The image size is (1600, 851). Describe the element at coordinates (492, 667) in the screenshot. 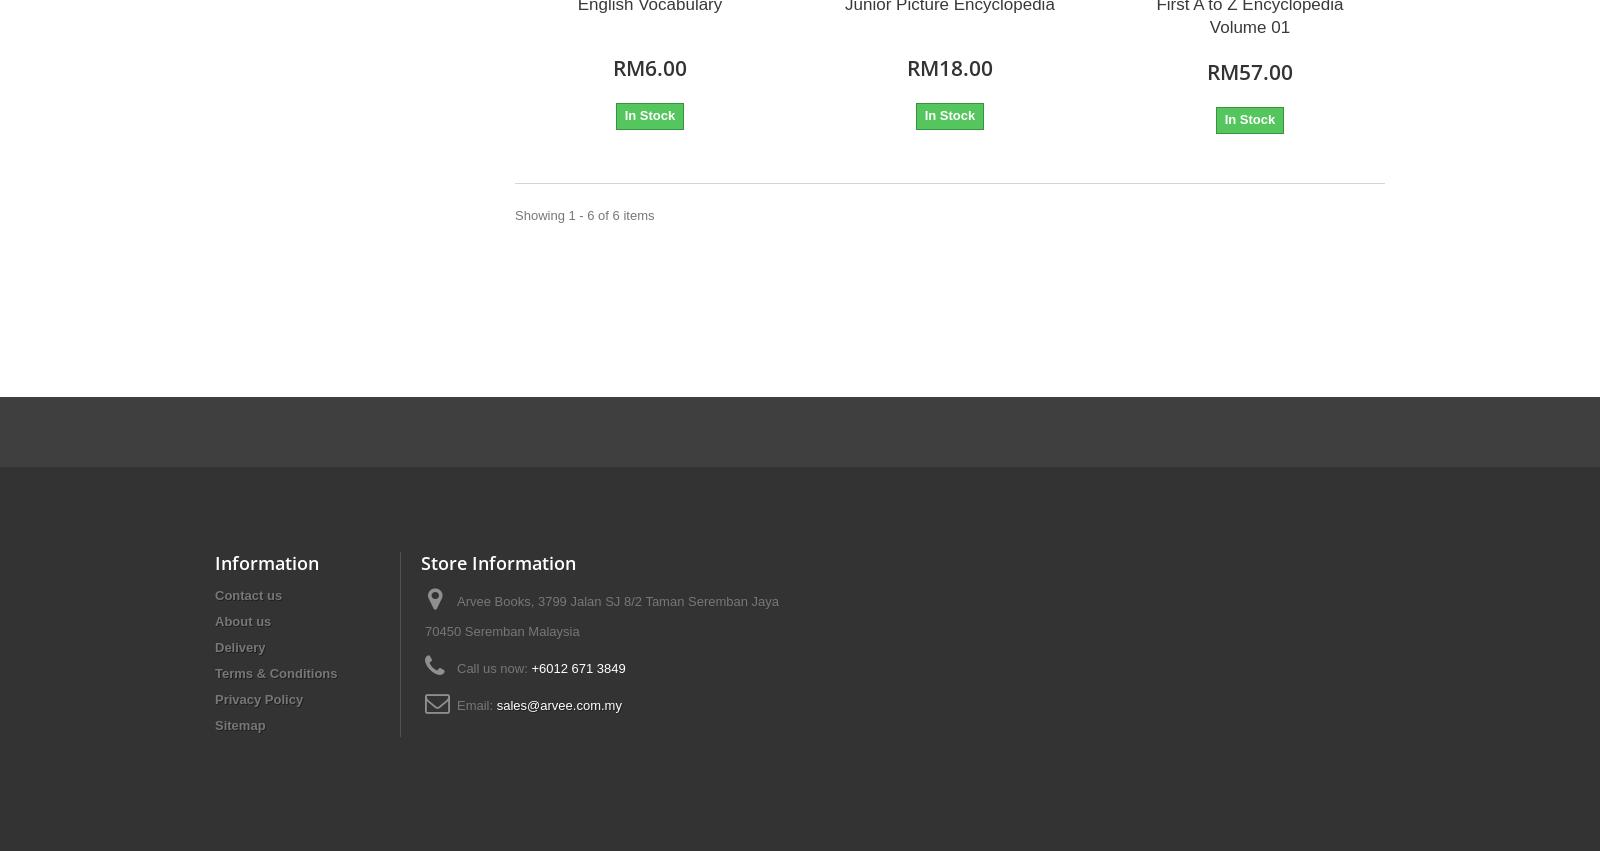

I see `'Call us now:'` at that location.